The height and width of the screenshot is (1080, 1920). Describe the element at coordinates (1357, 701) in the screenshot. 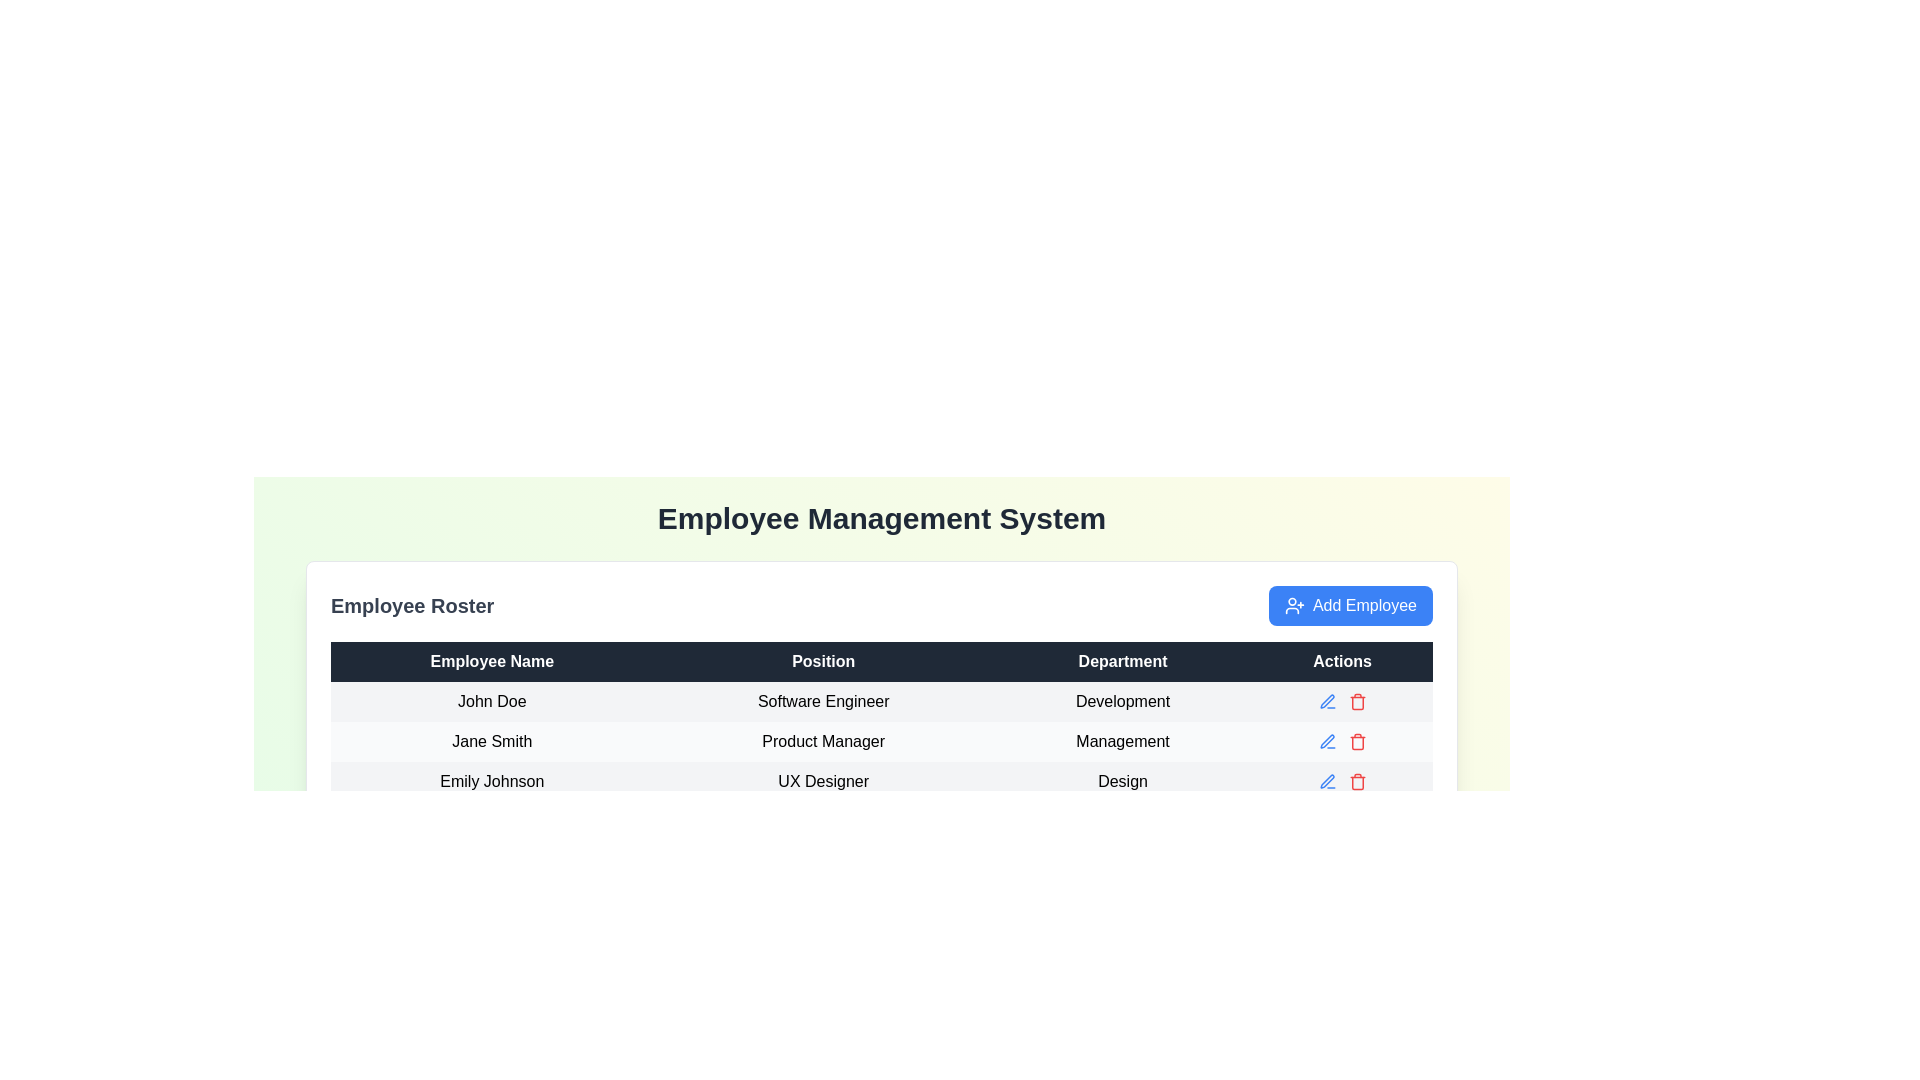

I see `the delete button located in the third row of action buttons under the 'Actions' column` at that location.